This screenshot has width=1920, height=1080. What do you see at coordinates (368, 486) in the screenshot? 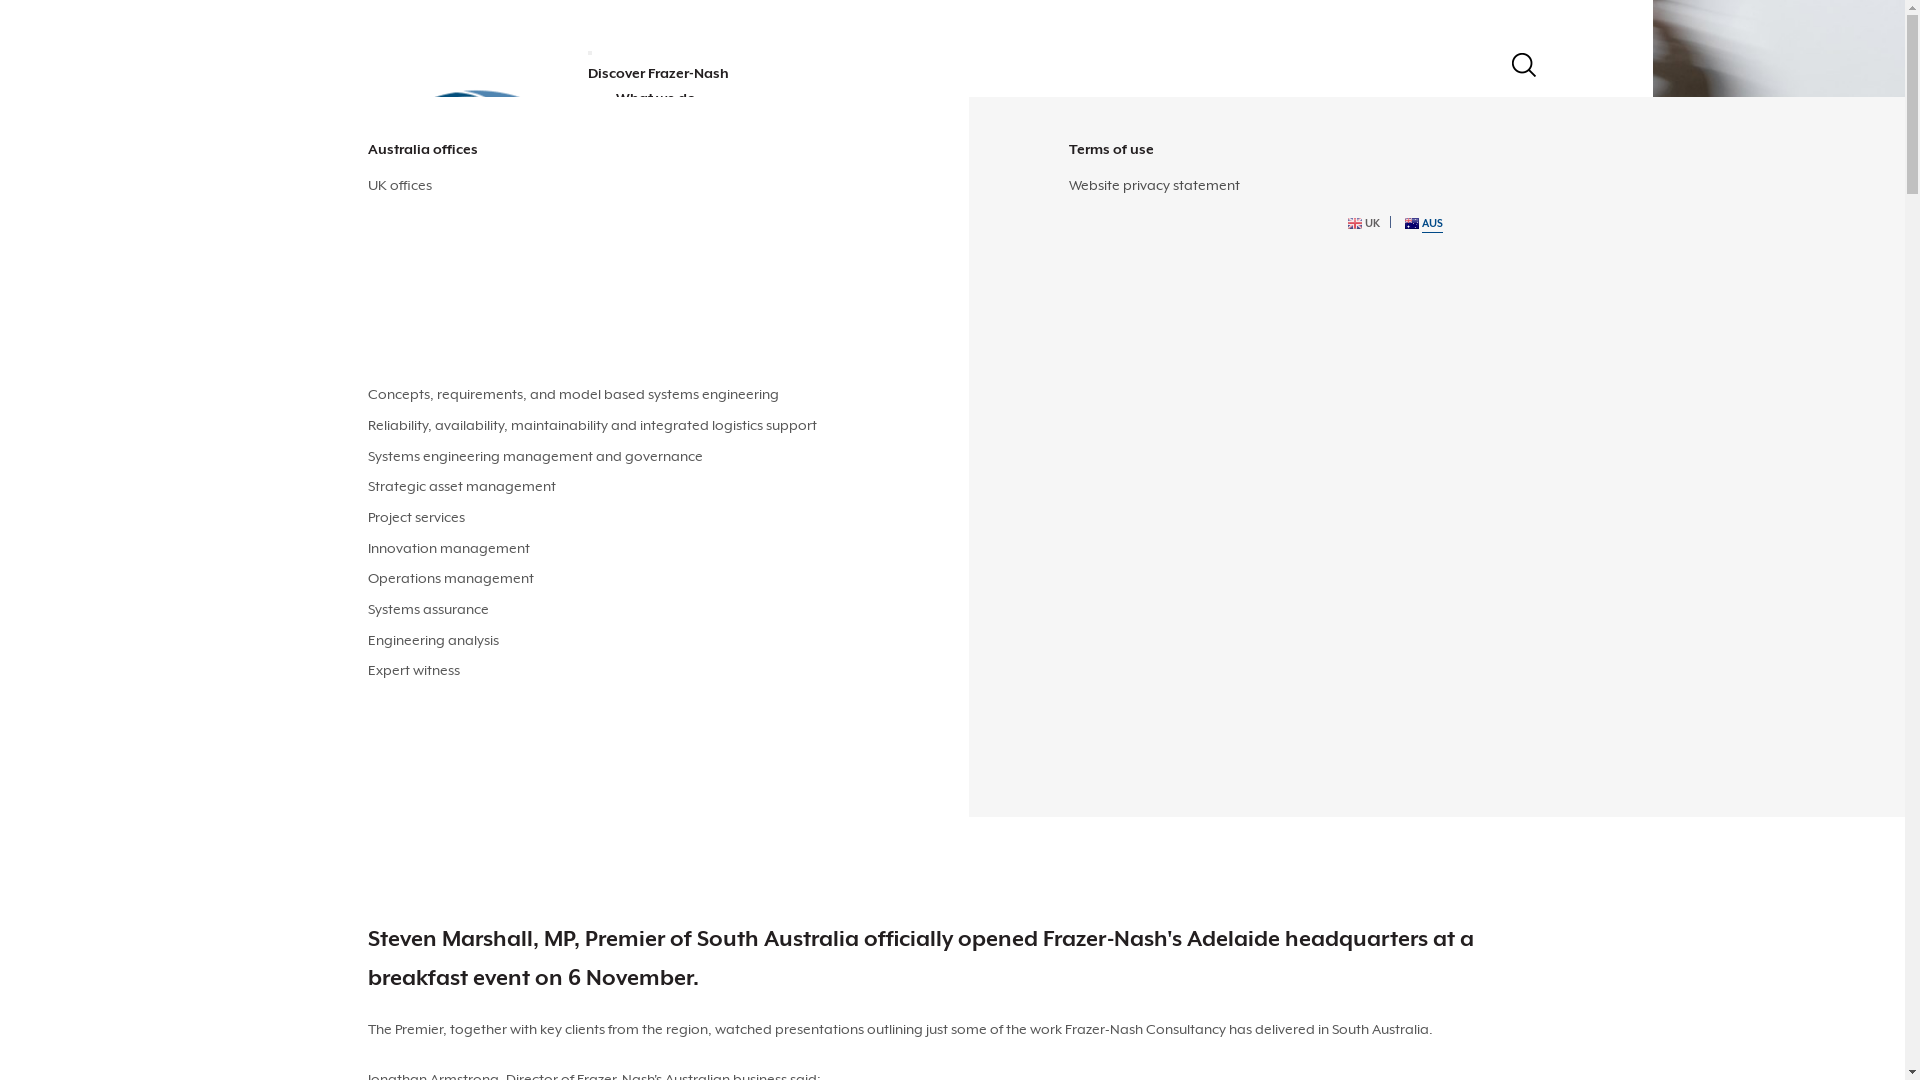
I see `'Strategic asset management'` at bounding box center [368, 486].